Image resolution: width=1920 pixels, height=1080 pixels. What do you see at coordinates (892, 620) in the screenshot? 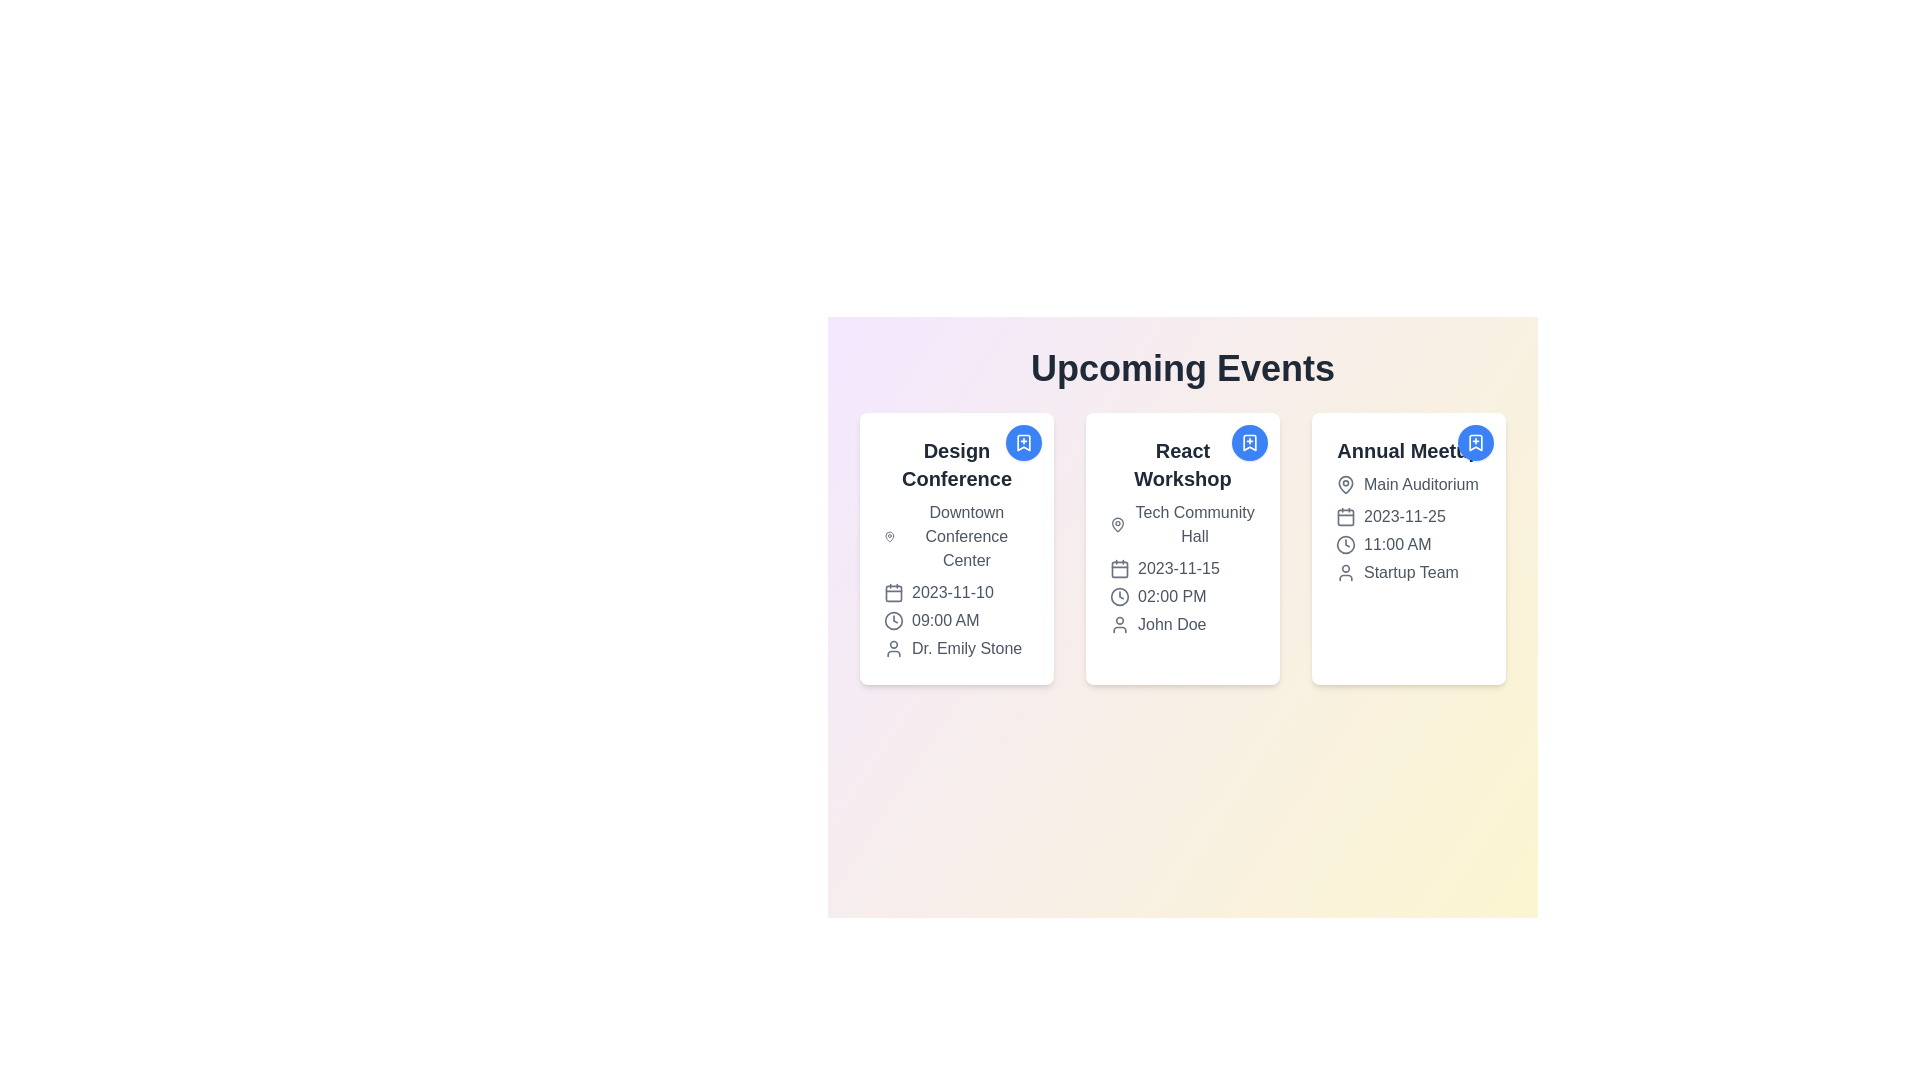
I see `the clock icon in the date and time display section of the 'Design Conference' card, which is styled as an analog clock with a minimalist design` at bounding box center [892, 620].